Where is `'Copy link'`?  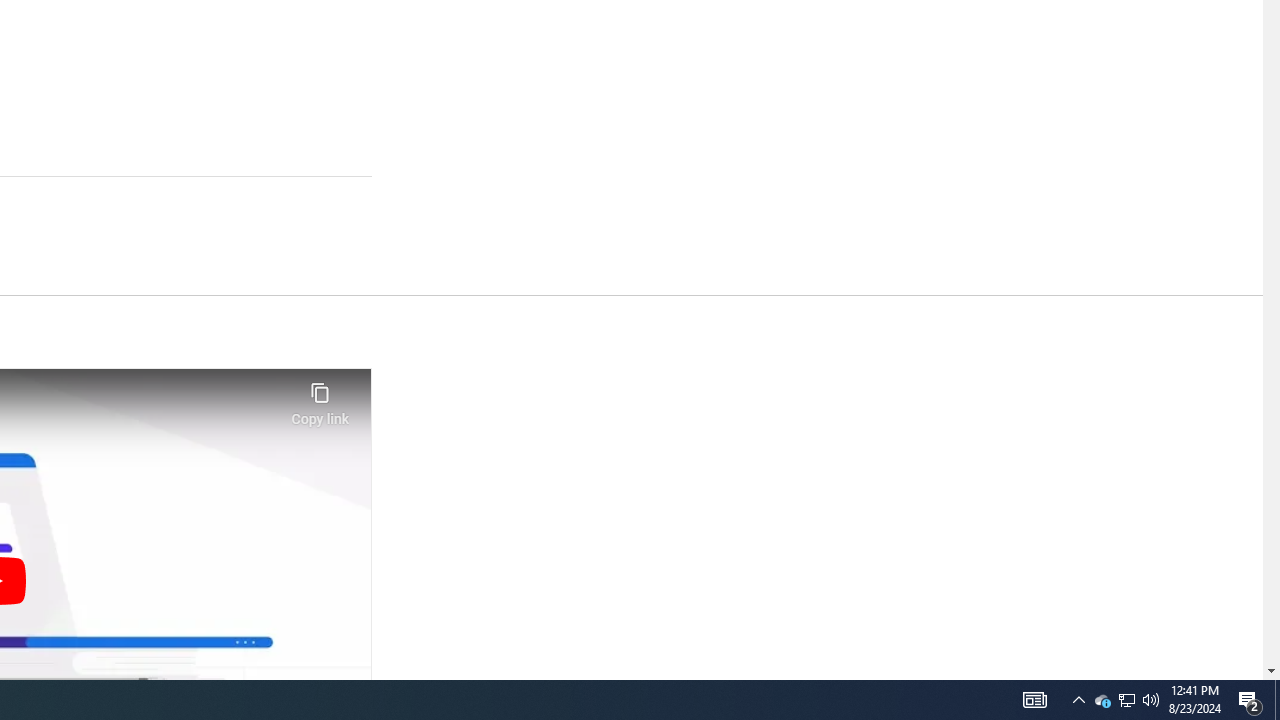
'Copy link' is located at coordinates (320, 398).